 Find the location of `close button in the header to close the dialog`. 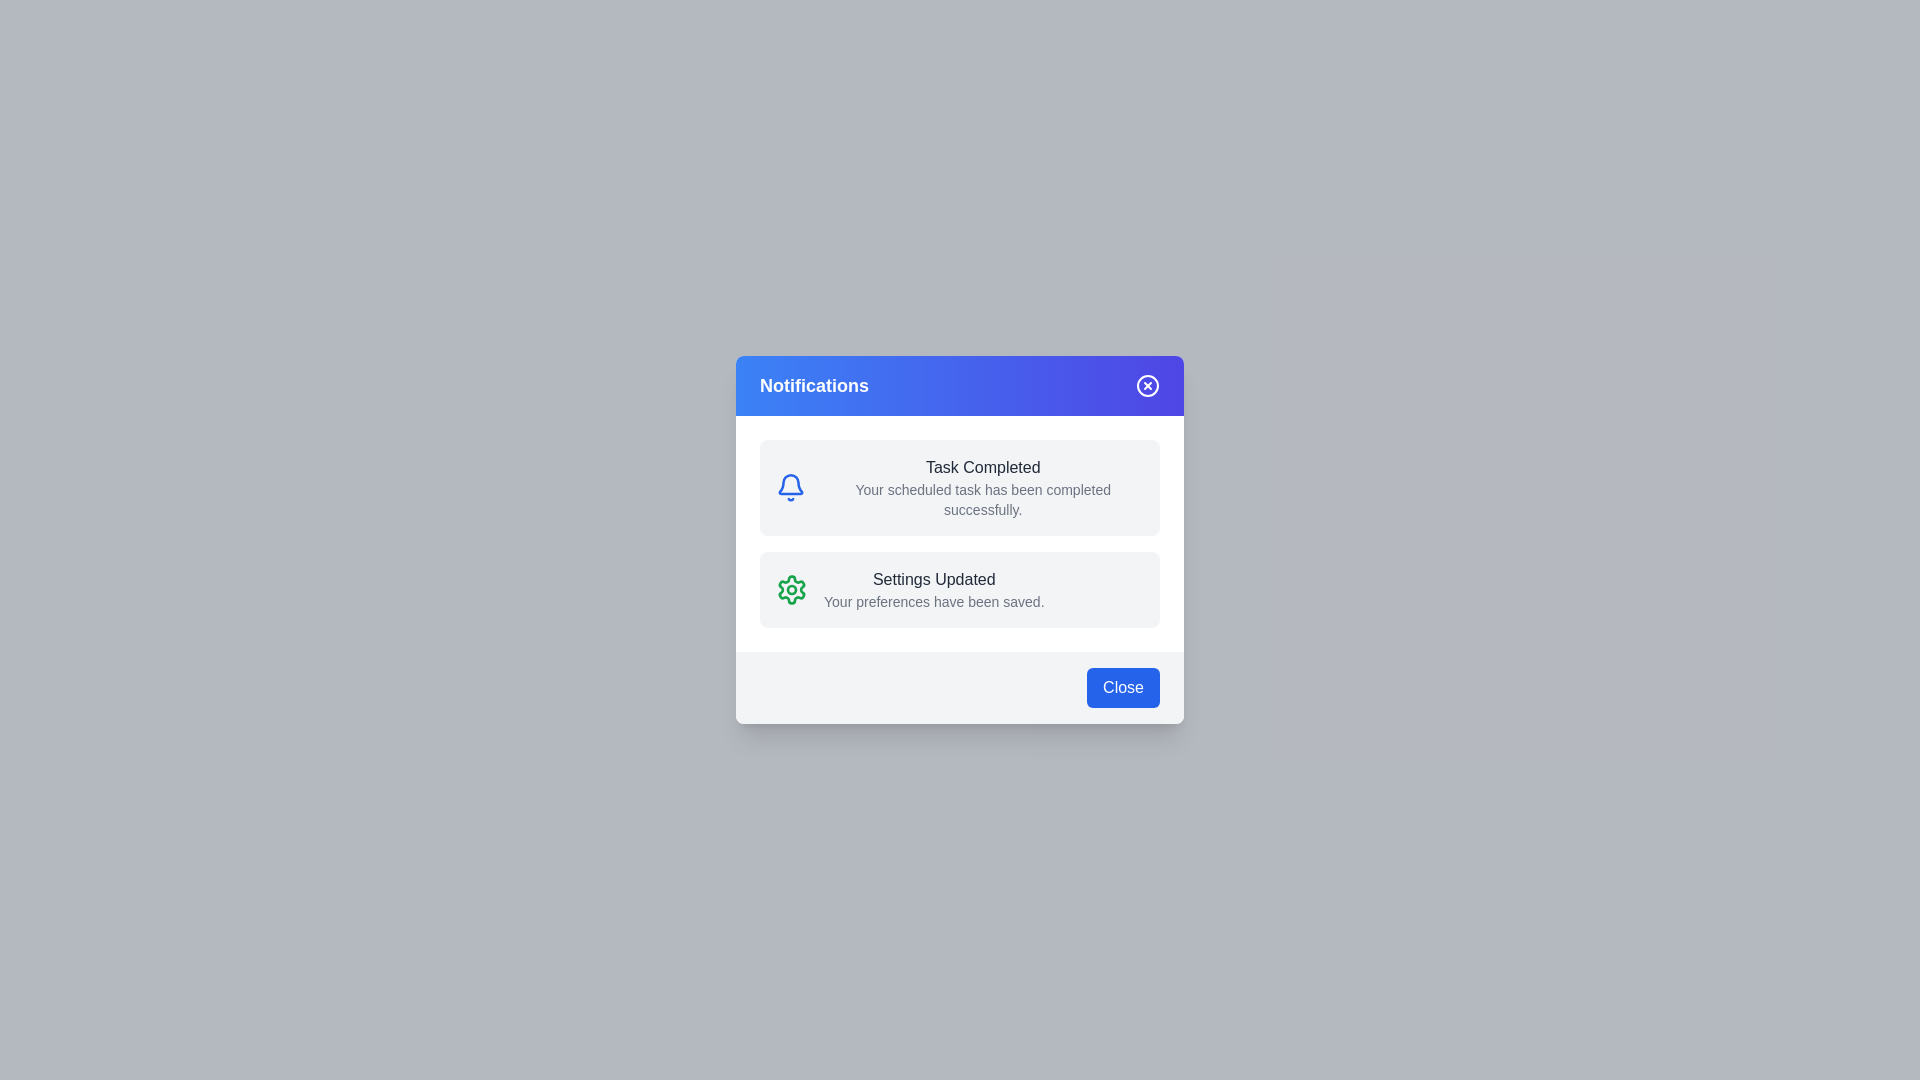

close button in the header to close the dialog is located at coordinates (1147, 385).